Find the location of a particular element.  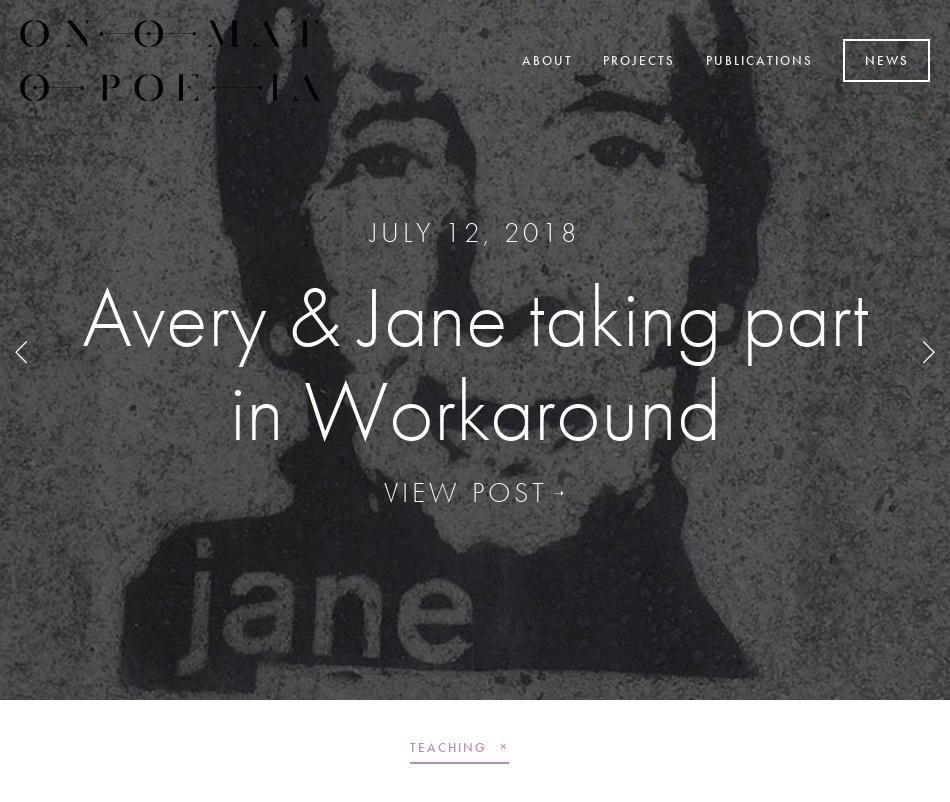

'Curious Grace & Avery Green' is located at coordinates (473, 361).